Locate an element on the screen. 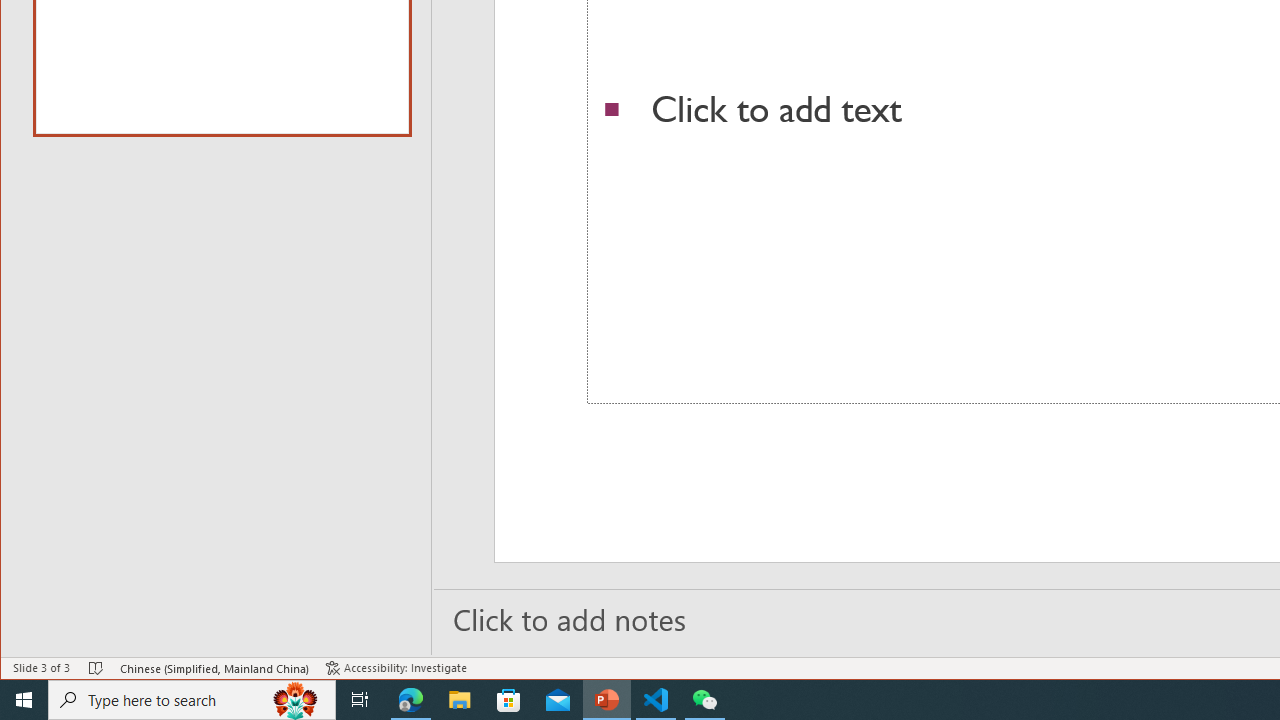  'Microsoft Edge - 1 running window' is located at coordinates (410, 698).